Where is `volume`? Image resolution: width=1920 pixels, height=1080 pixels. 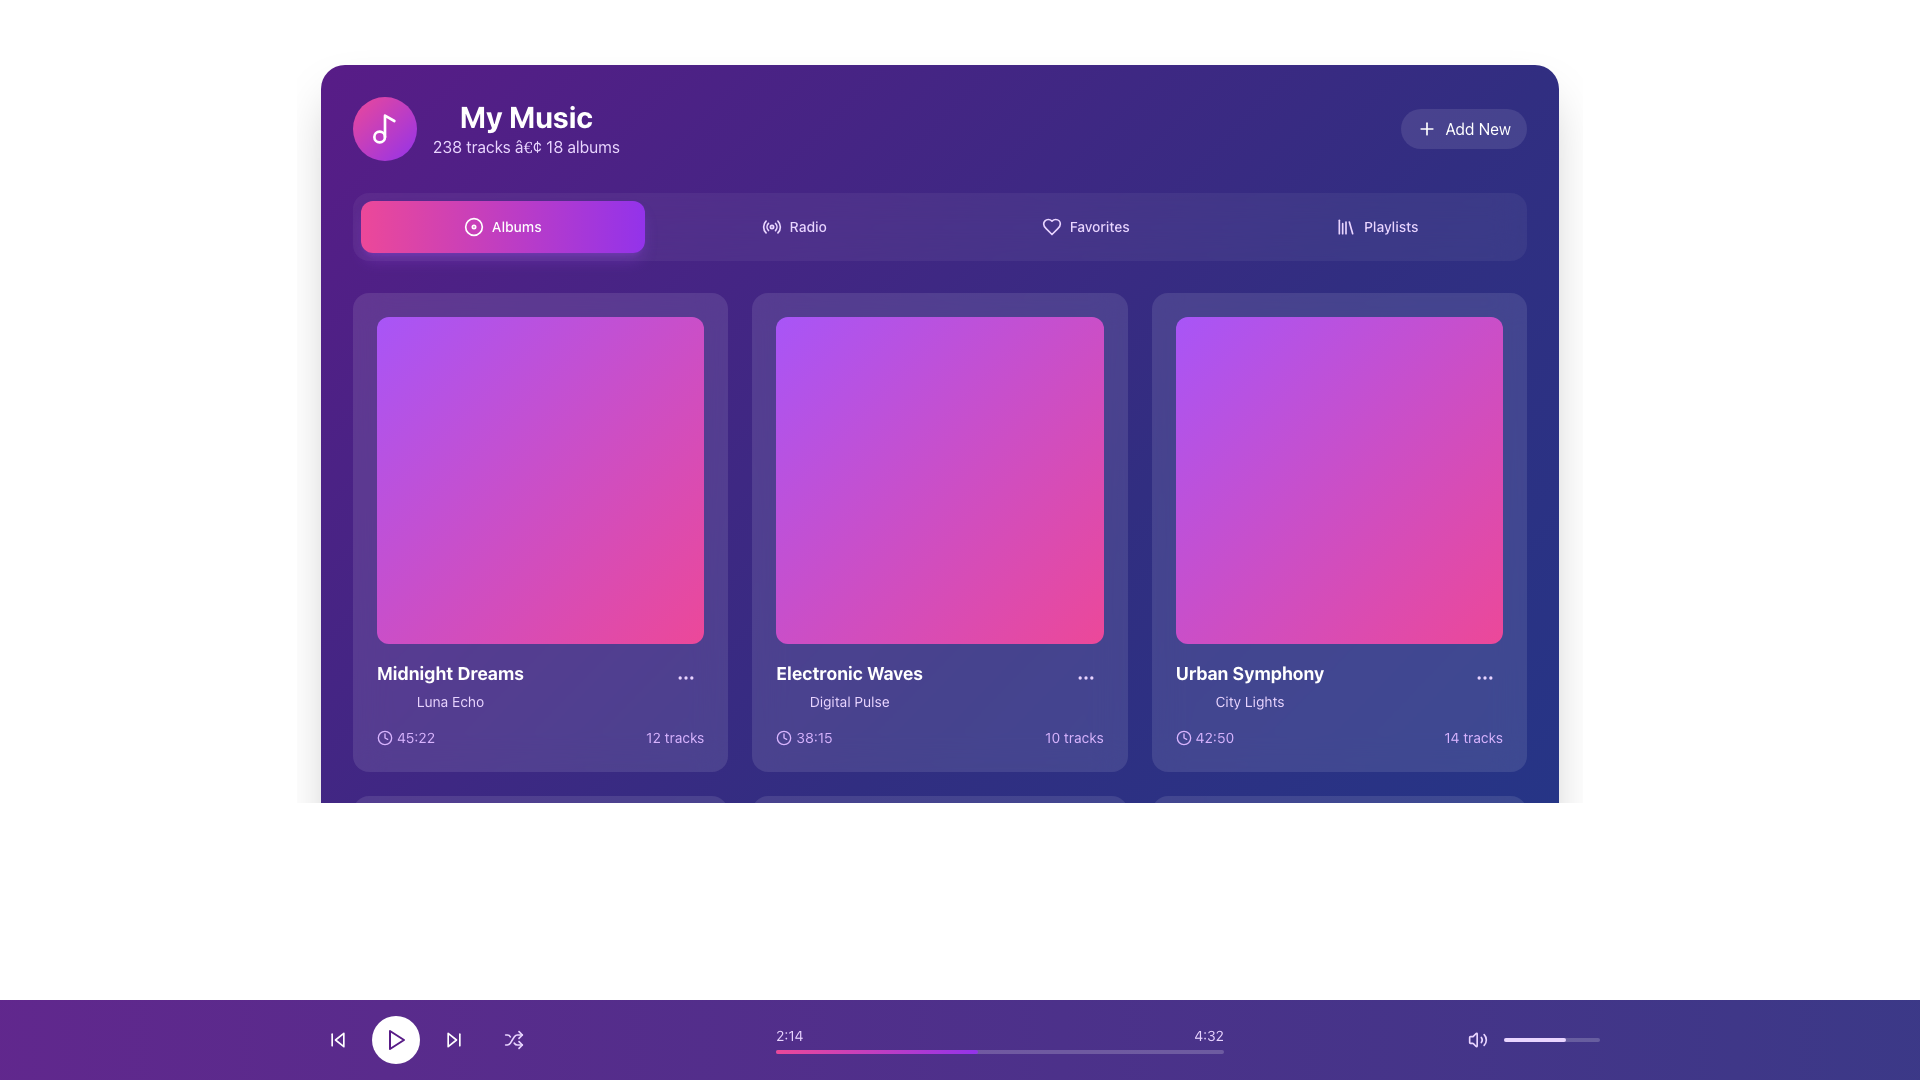
volume is located at coordinates (1535, 1039).